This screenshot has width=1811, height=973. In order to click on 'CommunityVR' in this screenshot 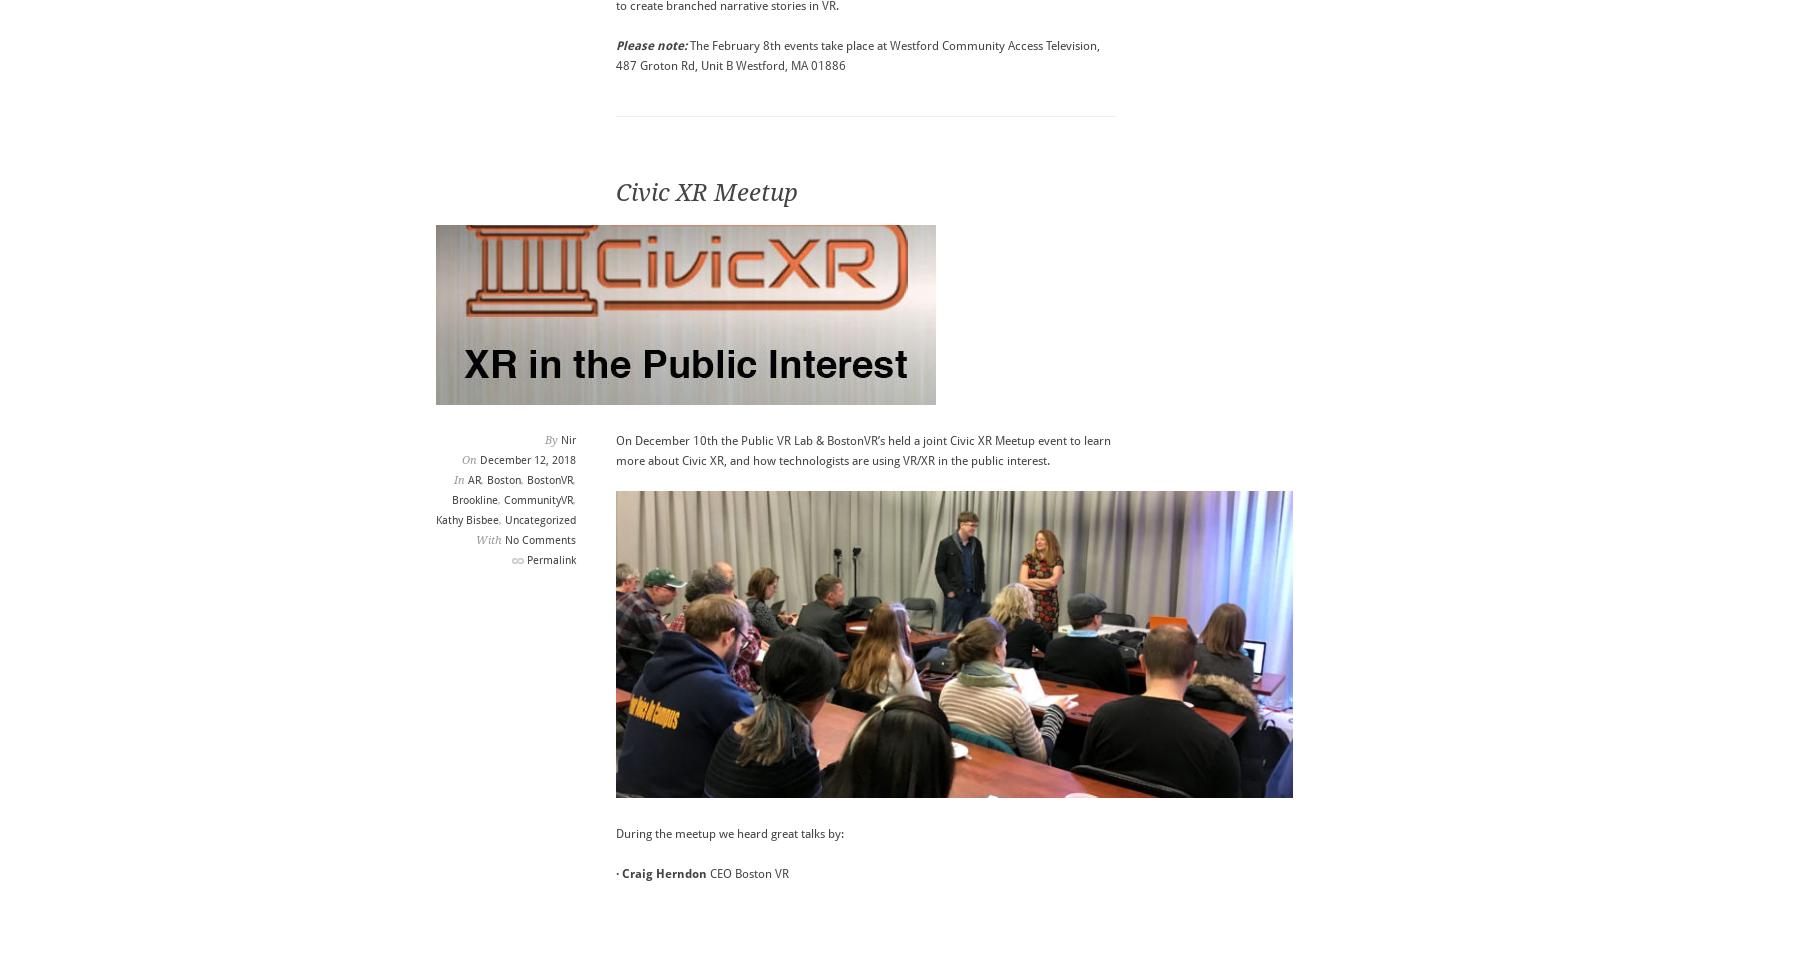, I will do `click(502, 499)`.